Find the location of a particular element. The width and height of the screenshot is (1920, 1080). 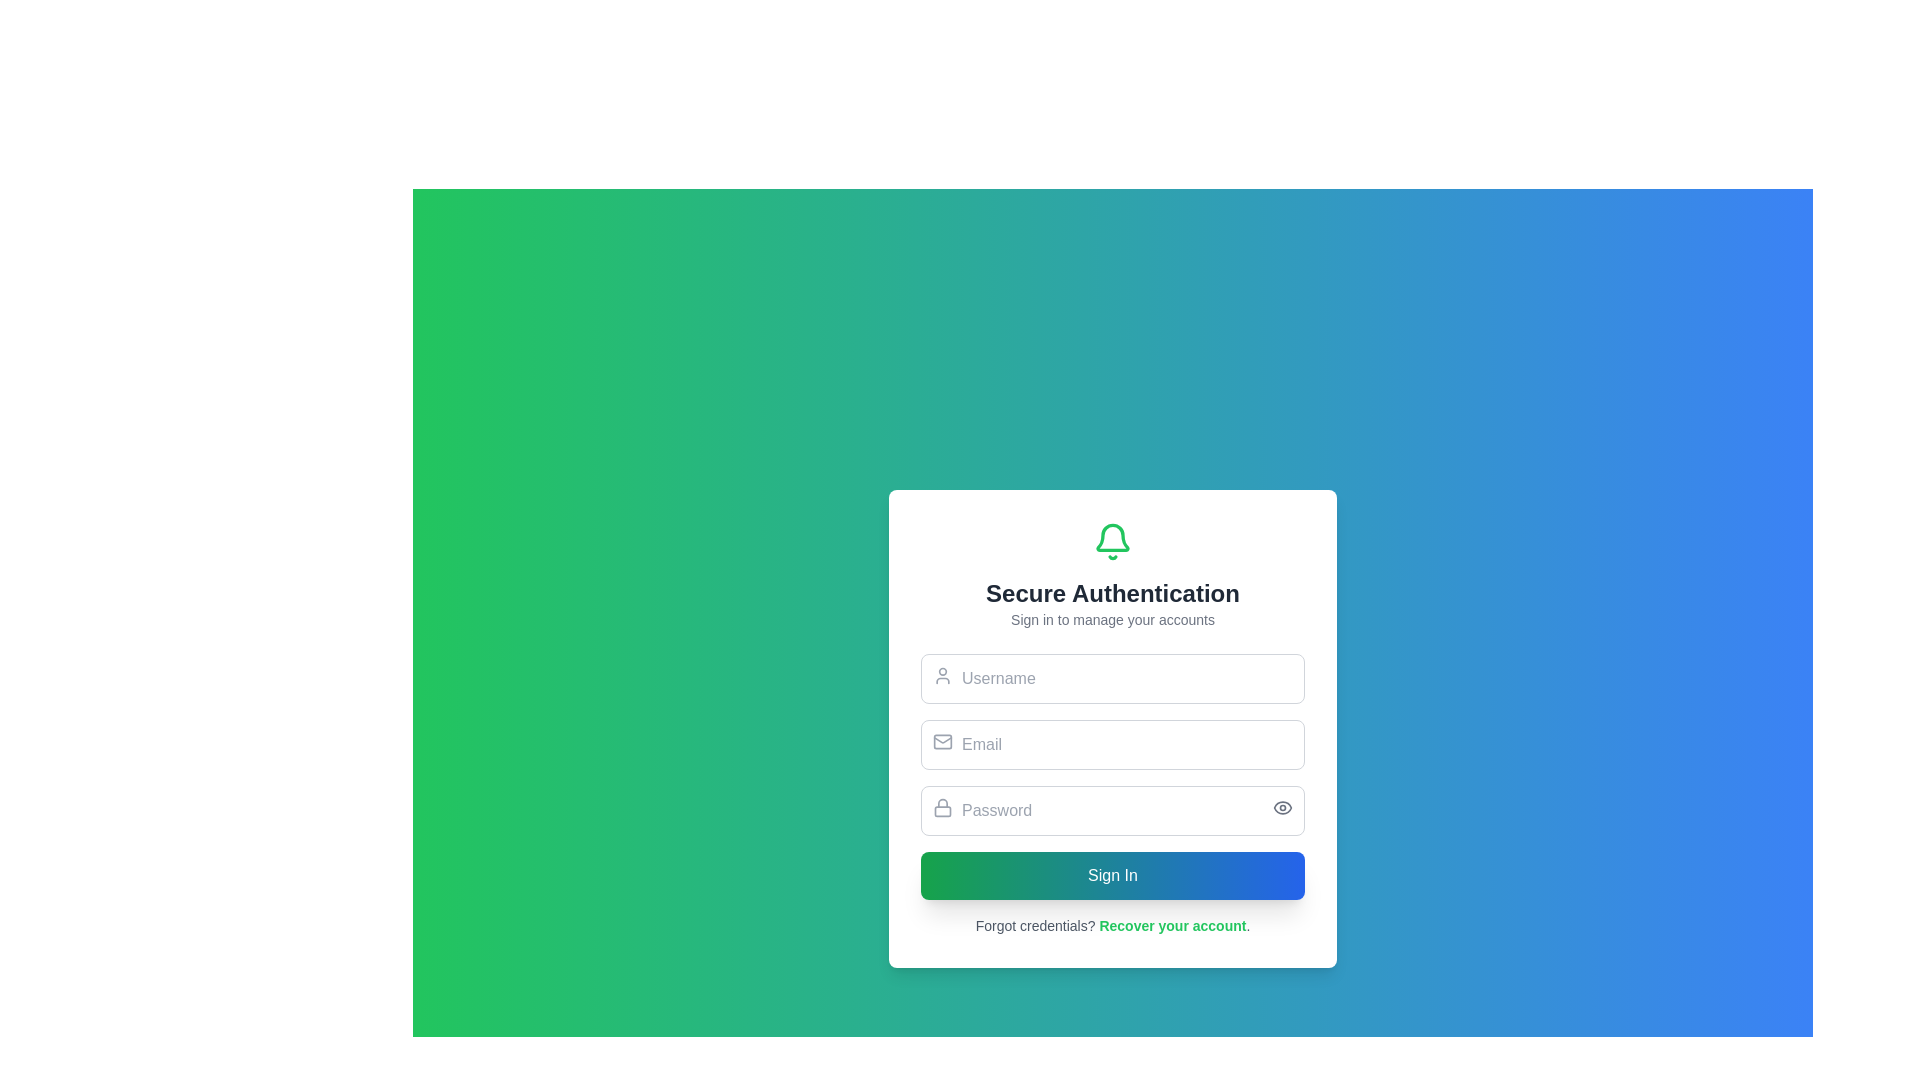

the minimalistic gray padlock icon located inside the password input field, adjacent to the 'Password' placeholder text is located at coordinates (941, 806).